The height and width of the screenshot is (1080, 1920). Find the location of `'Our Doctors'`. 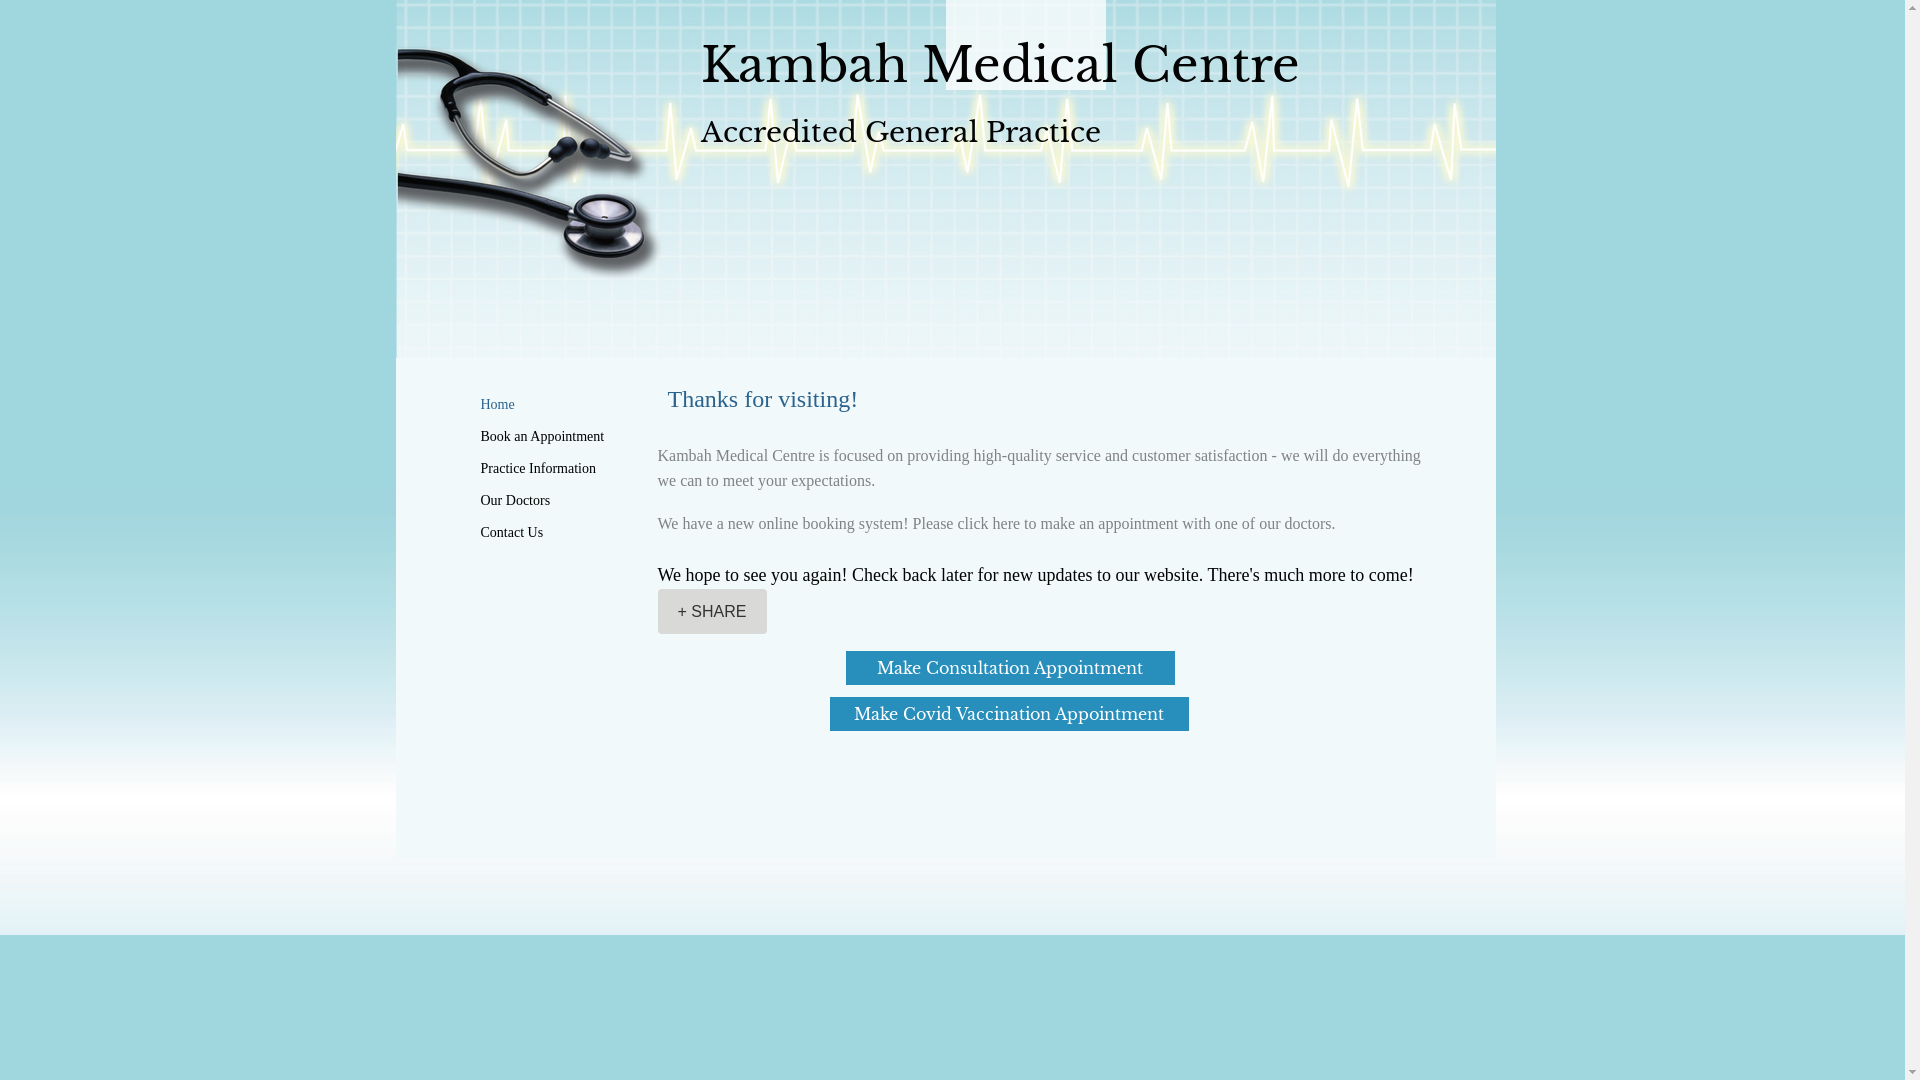

'Our Doctors' is located at coordinates (514, 499).